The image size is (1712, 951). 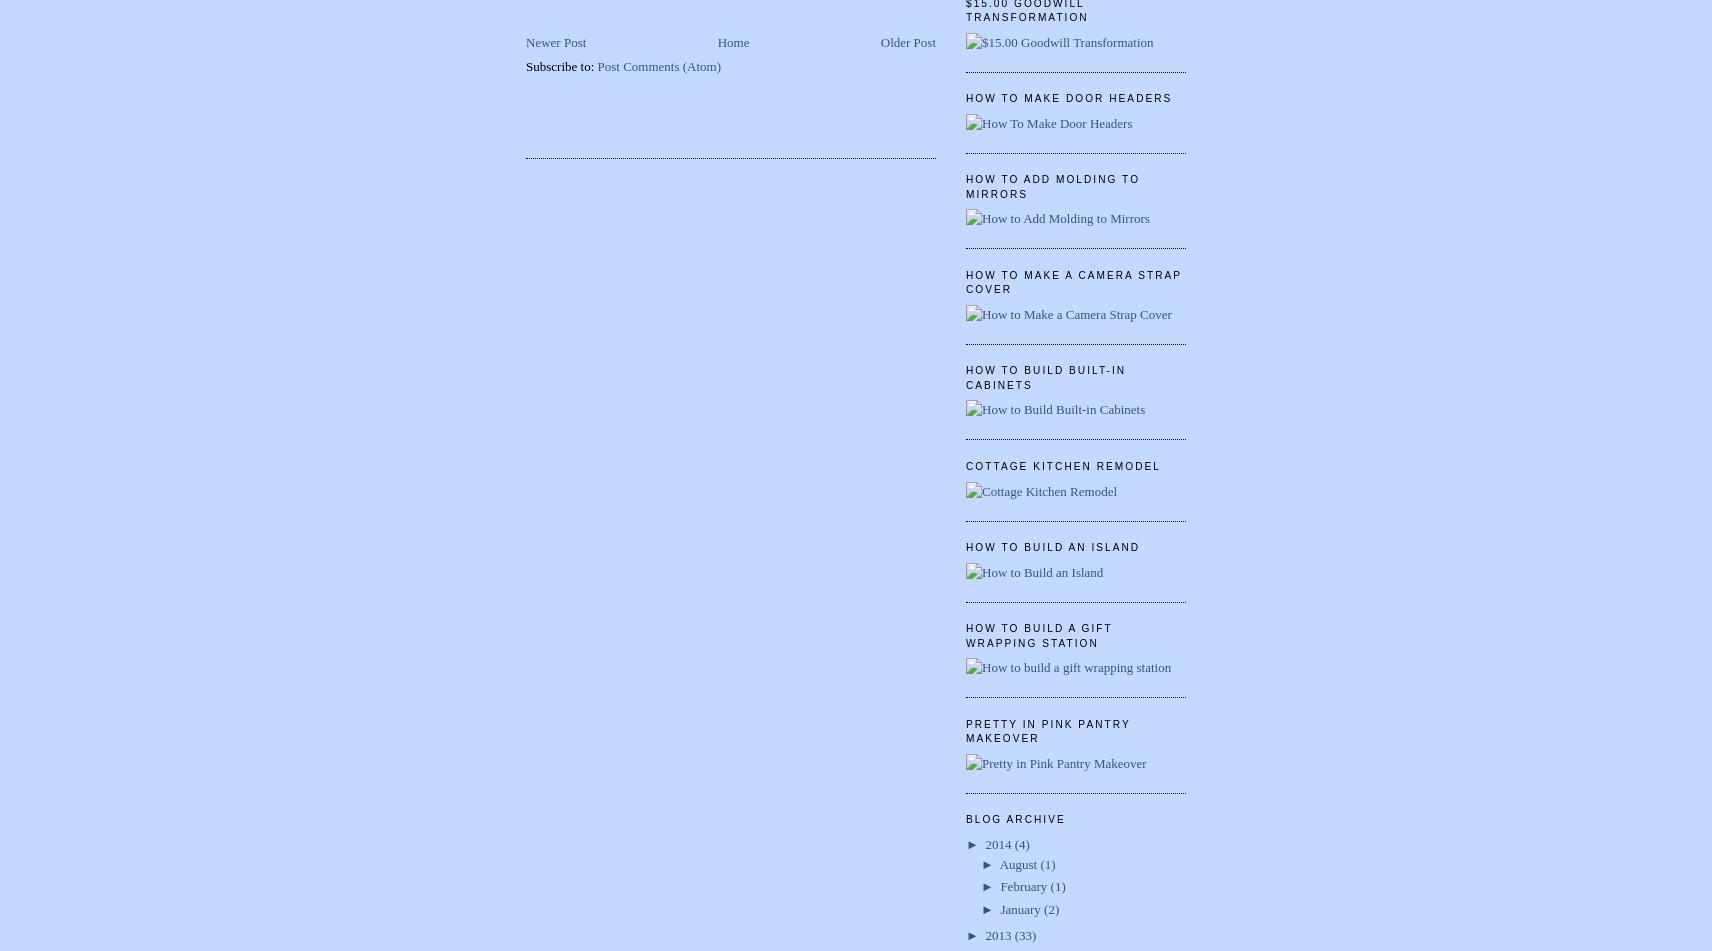 What do you see at coordinates (1018, 862) in the screenshot?
I see `'August'` at bounding box center [1018, 862].